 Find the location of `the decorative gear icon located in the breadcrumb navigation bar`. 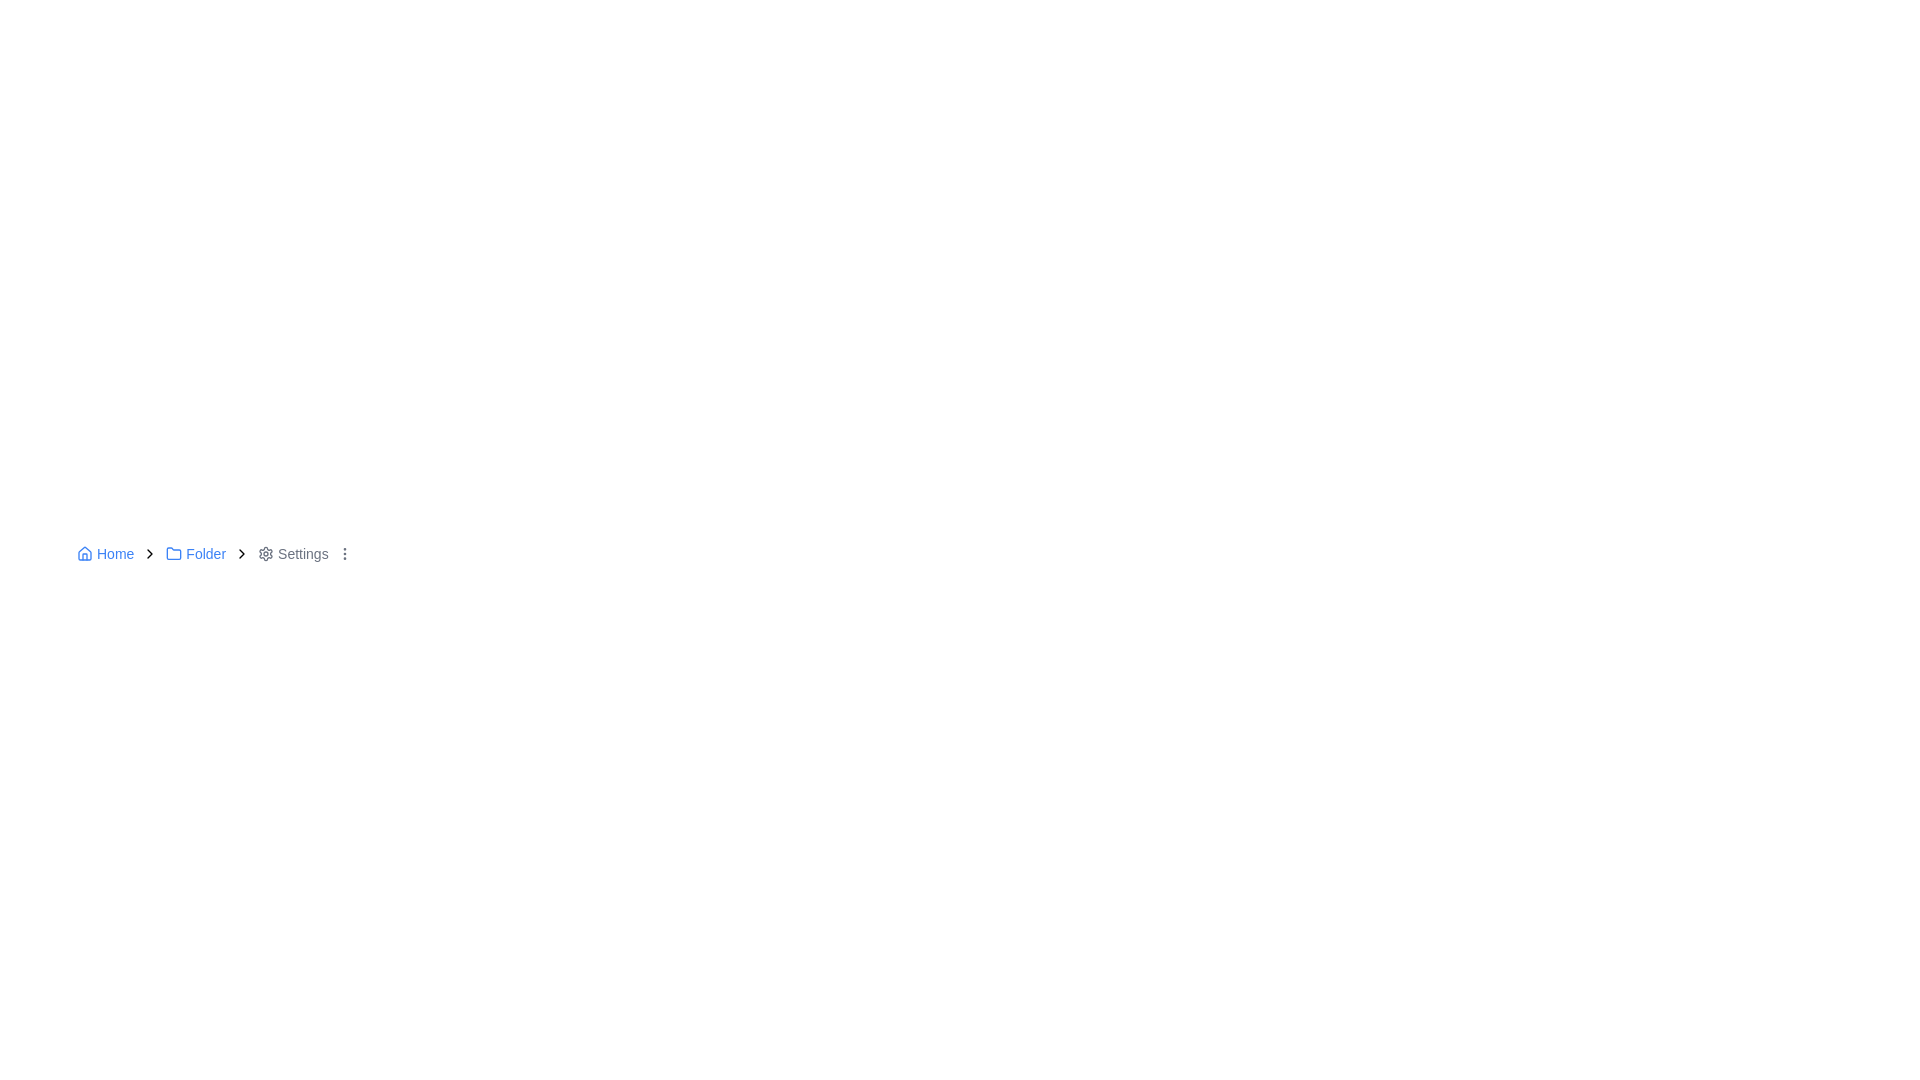

the decorative gear icon located in the breadcrumb navigation bar is located at coordinates (264, 554).